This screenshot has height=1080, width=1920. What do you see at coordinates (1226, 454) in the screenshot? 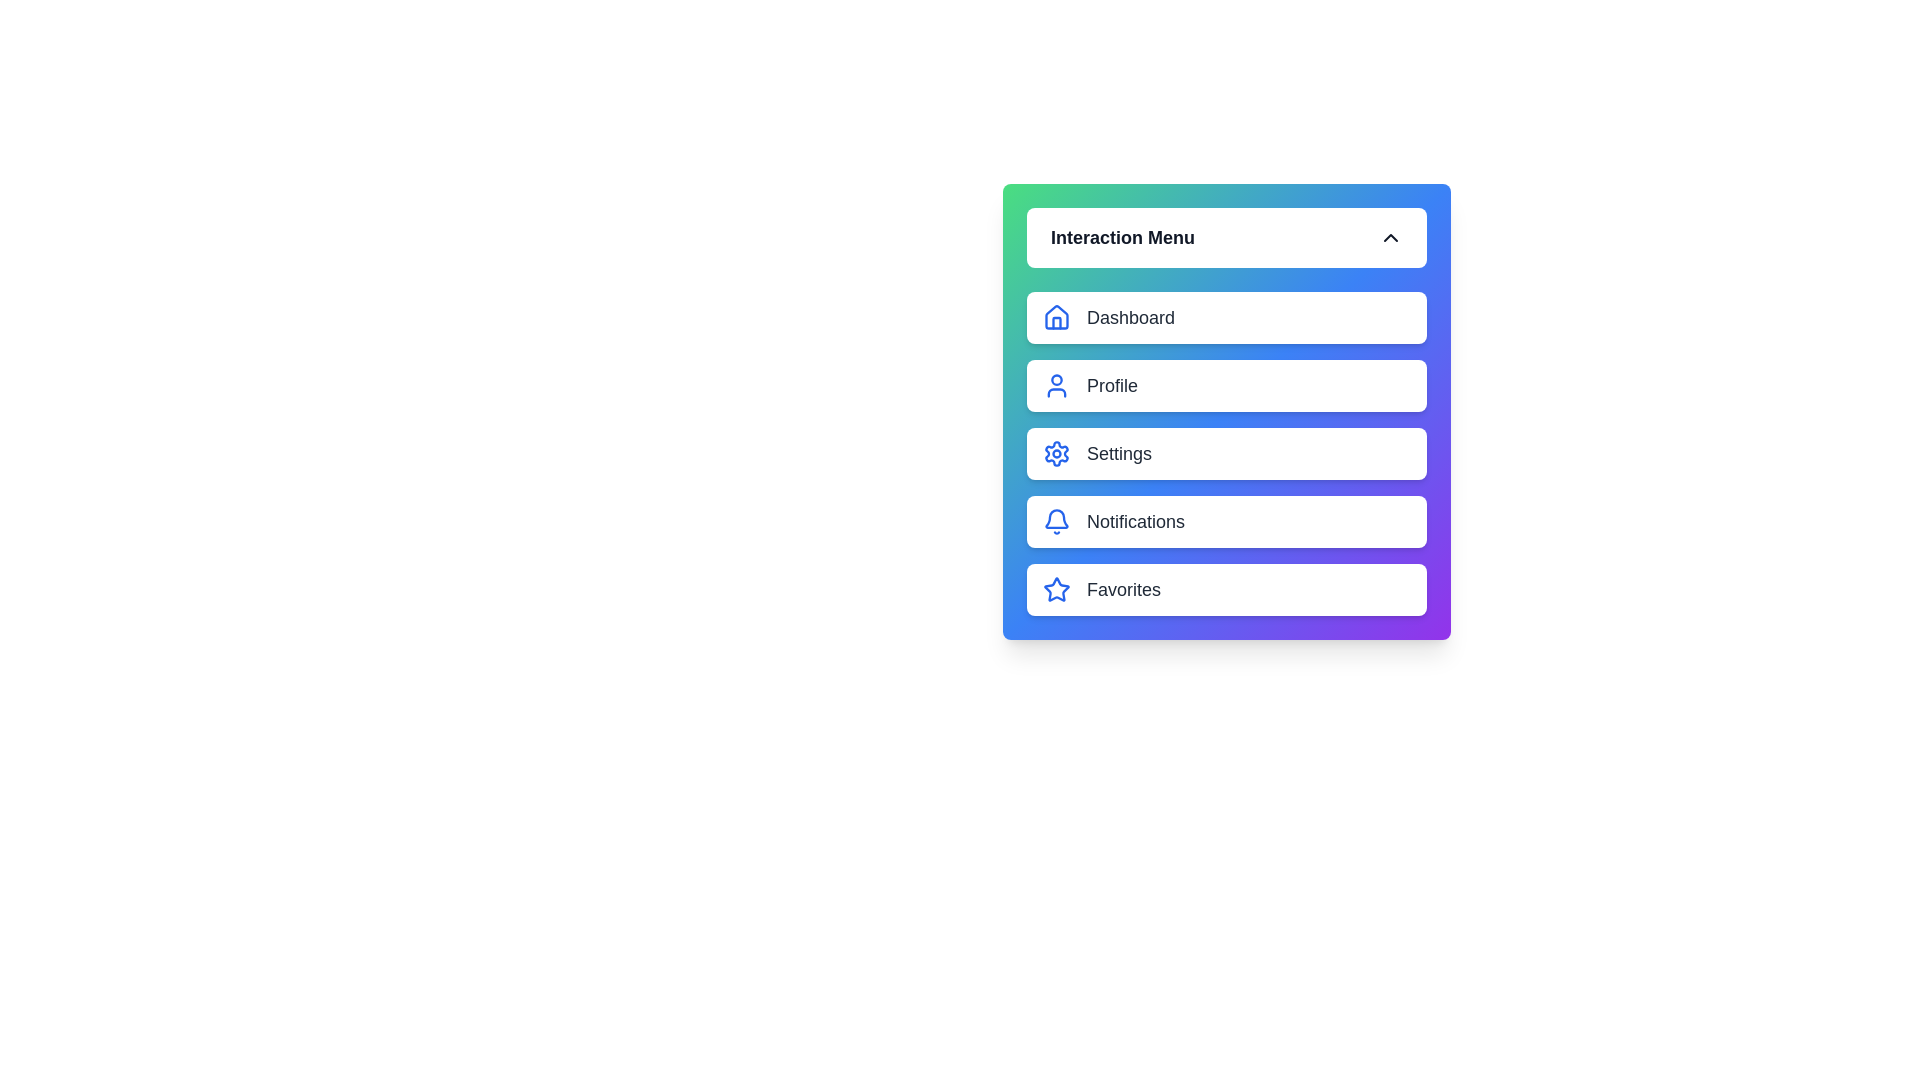
I see `the menu item Settings` at bounding box center [1226, 454].